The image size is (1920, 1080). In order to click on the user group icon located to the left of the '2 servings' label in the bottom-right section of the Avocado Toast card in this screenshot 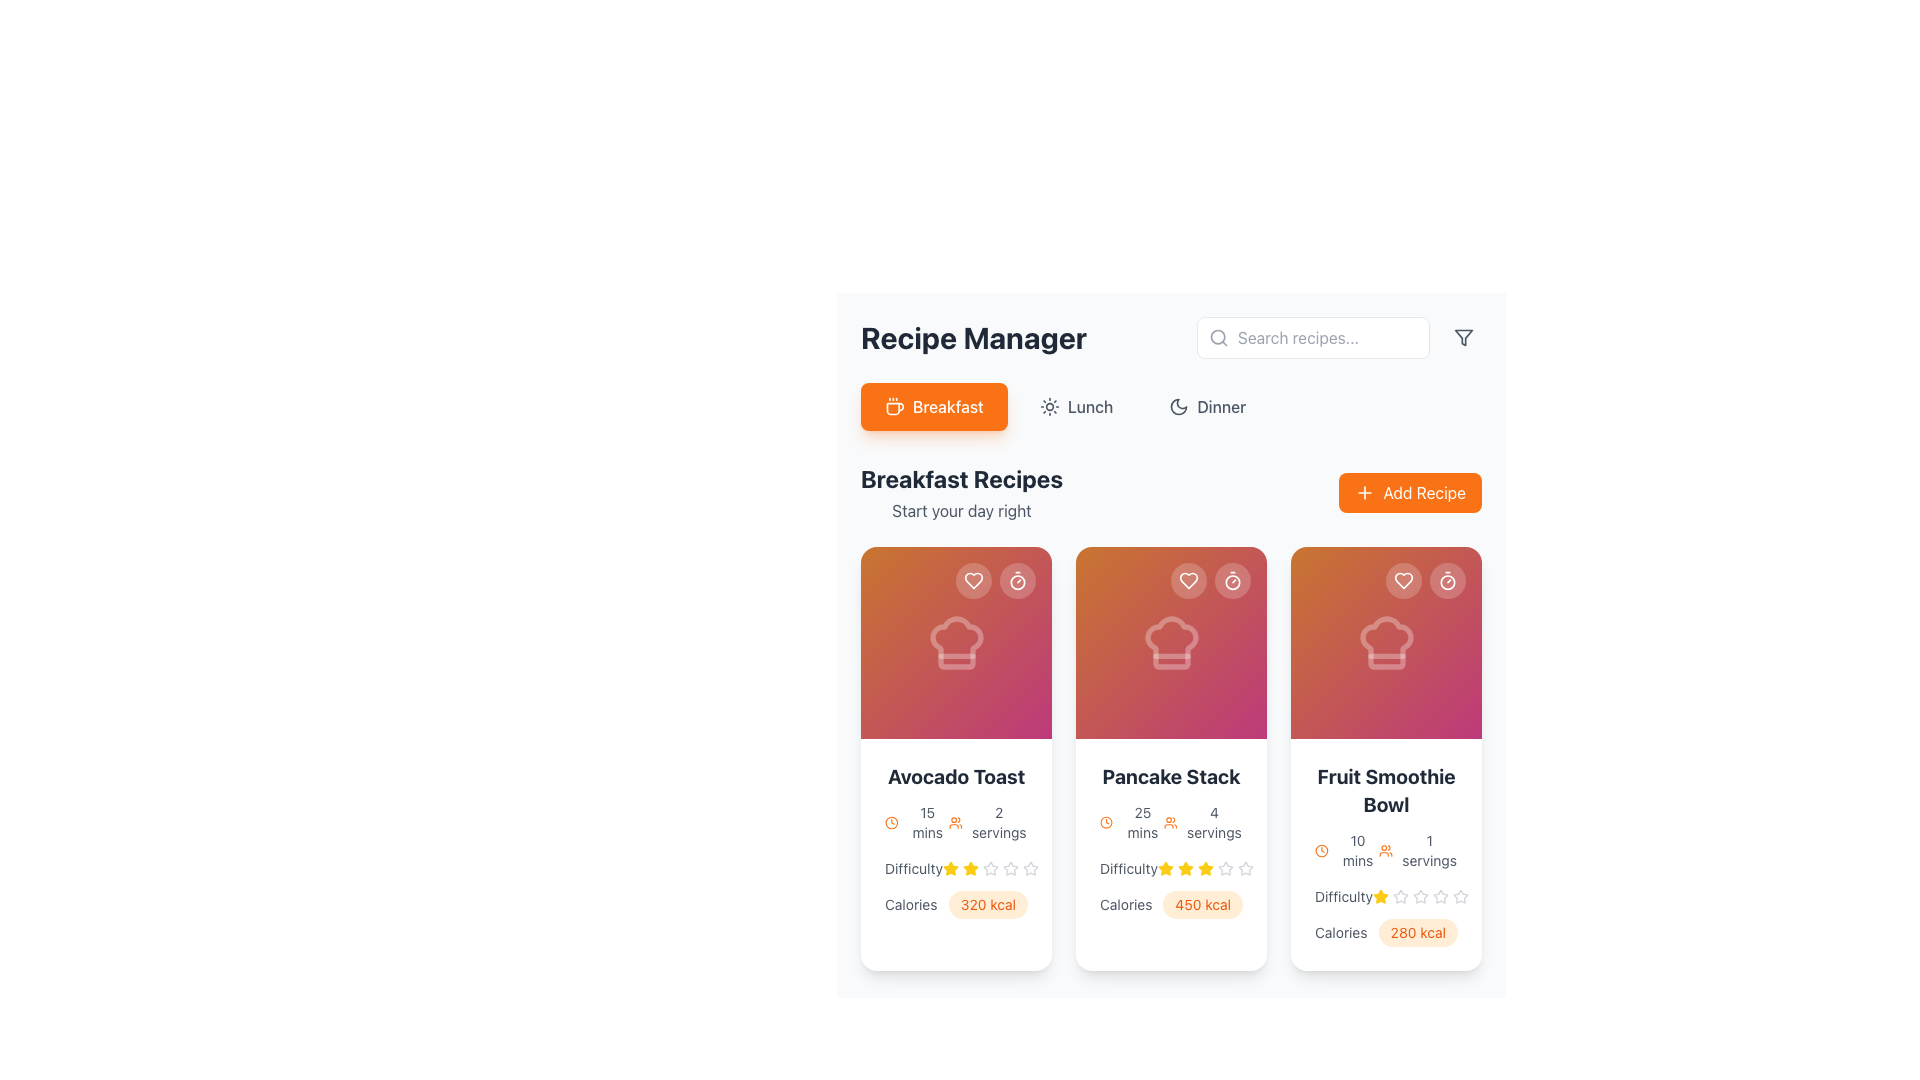, I will do `click(954, 822)`.